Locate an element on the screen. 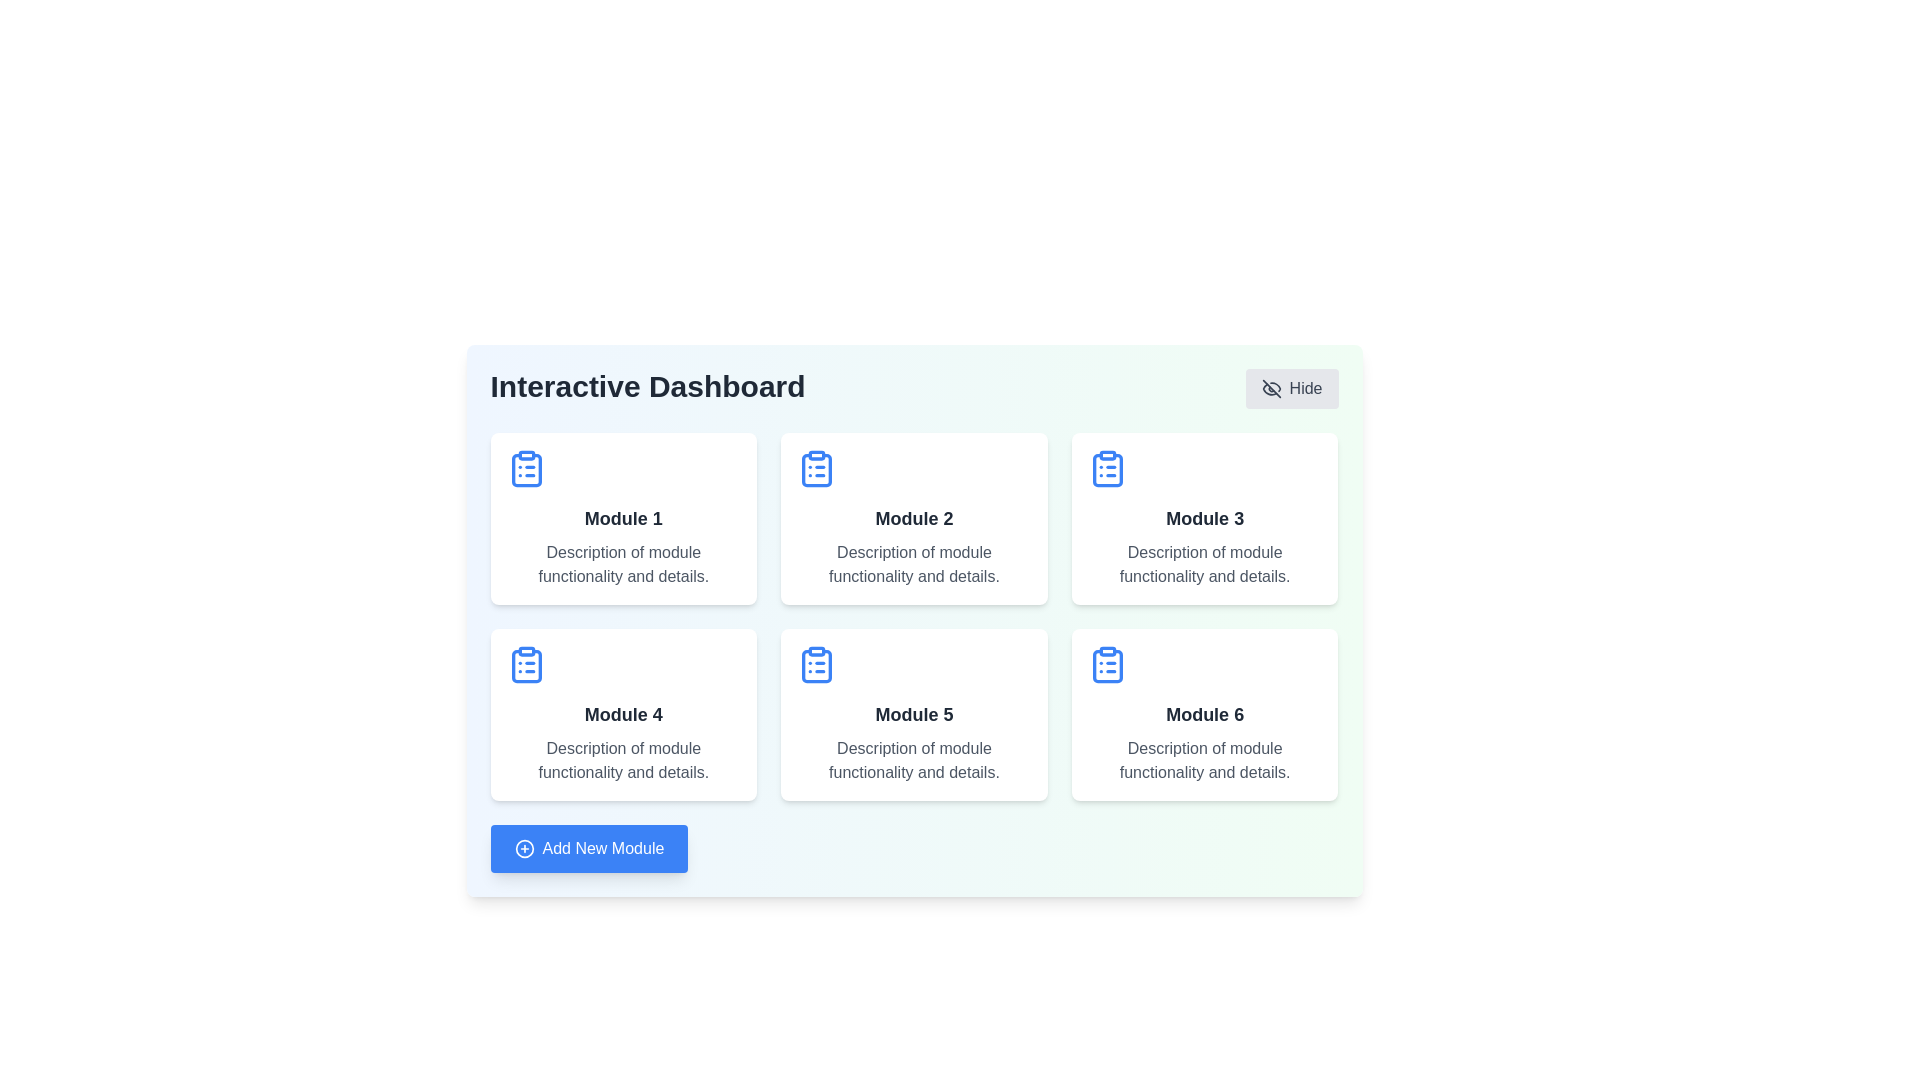  the Text label that serves as the title for the corresponding module, located in the second card of the first row, positioned above a description and below an icon is located at coordinates (913, 518).